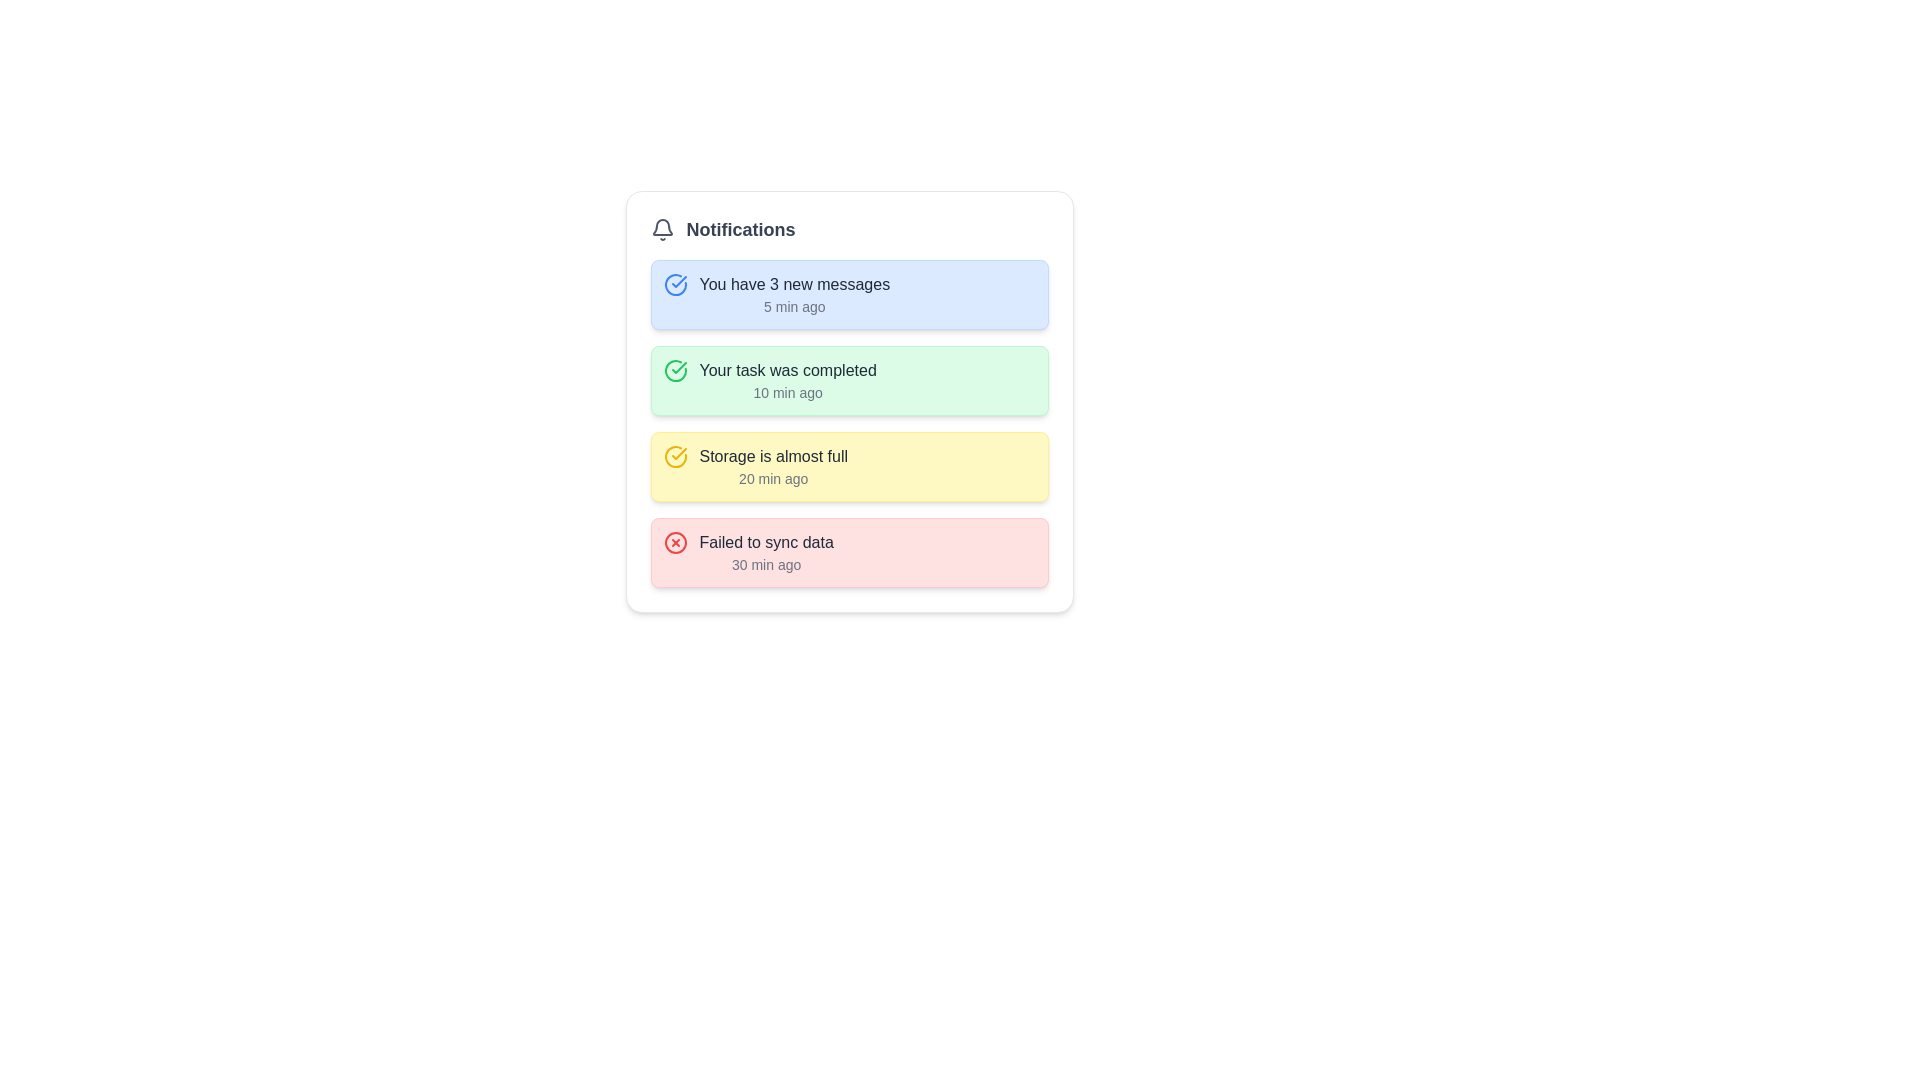 The height and width of the screenshot is (1080, 1920). I want to click on the fourth notification box that alerts the user about a failure in syncing data for more details, so click(849, 552).